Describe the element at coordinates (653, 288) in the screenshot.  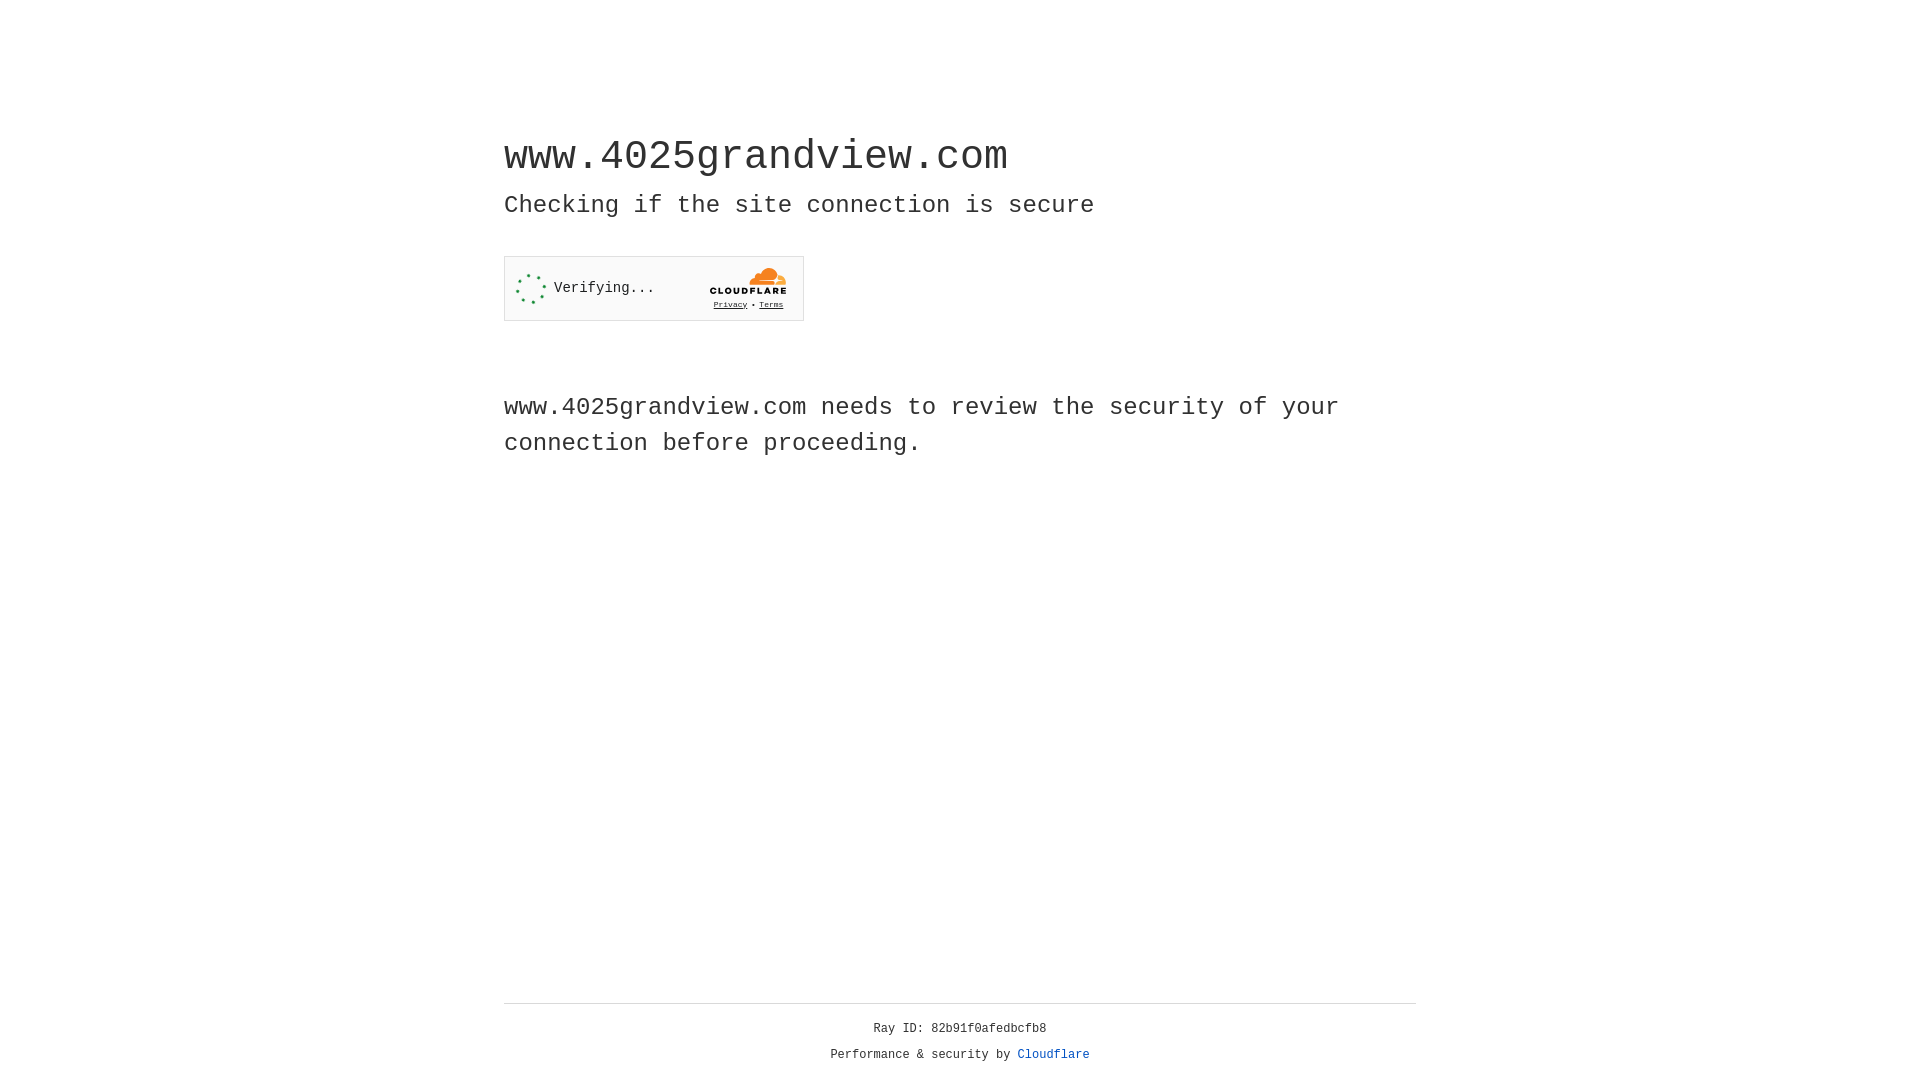
I see `'Widget containing a Cloudflare security challenge'` at that location.